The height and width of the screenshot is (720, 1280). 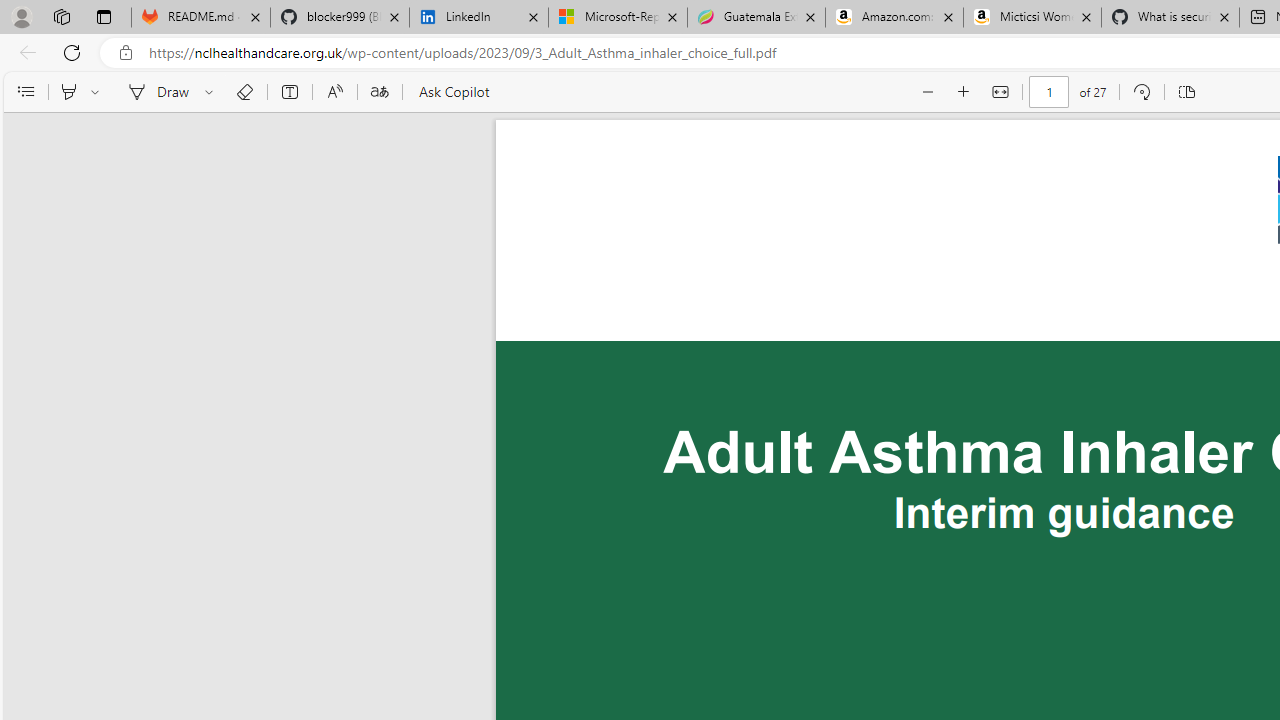 I want to click on 'Draw', so click(x=154, y=92).